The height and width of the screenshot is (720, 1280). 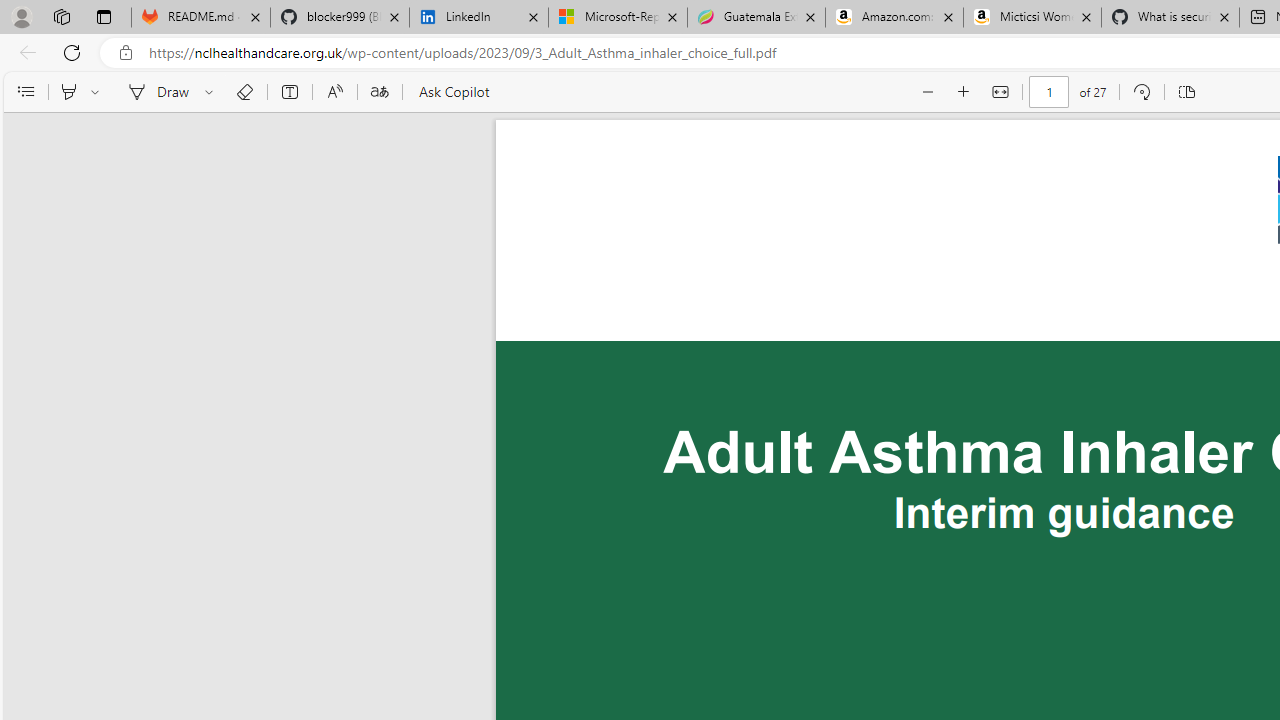 I want to click on 'Draw', so click(x=154, y=92).